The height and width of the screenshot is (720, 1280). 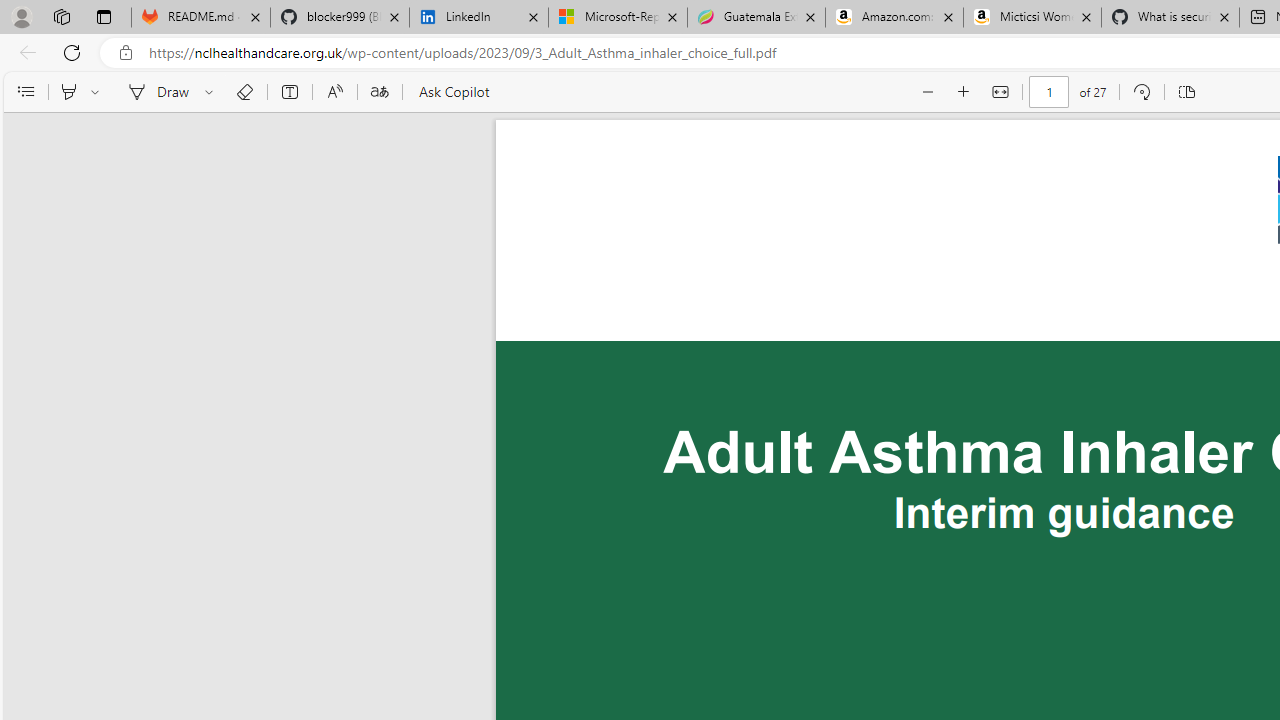 I want to click on 'Draw', so click(x=154, y=92).